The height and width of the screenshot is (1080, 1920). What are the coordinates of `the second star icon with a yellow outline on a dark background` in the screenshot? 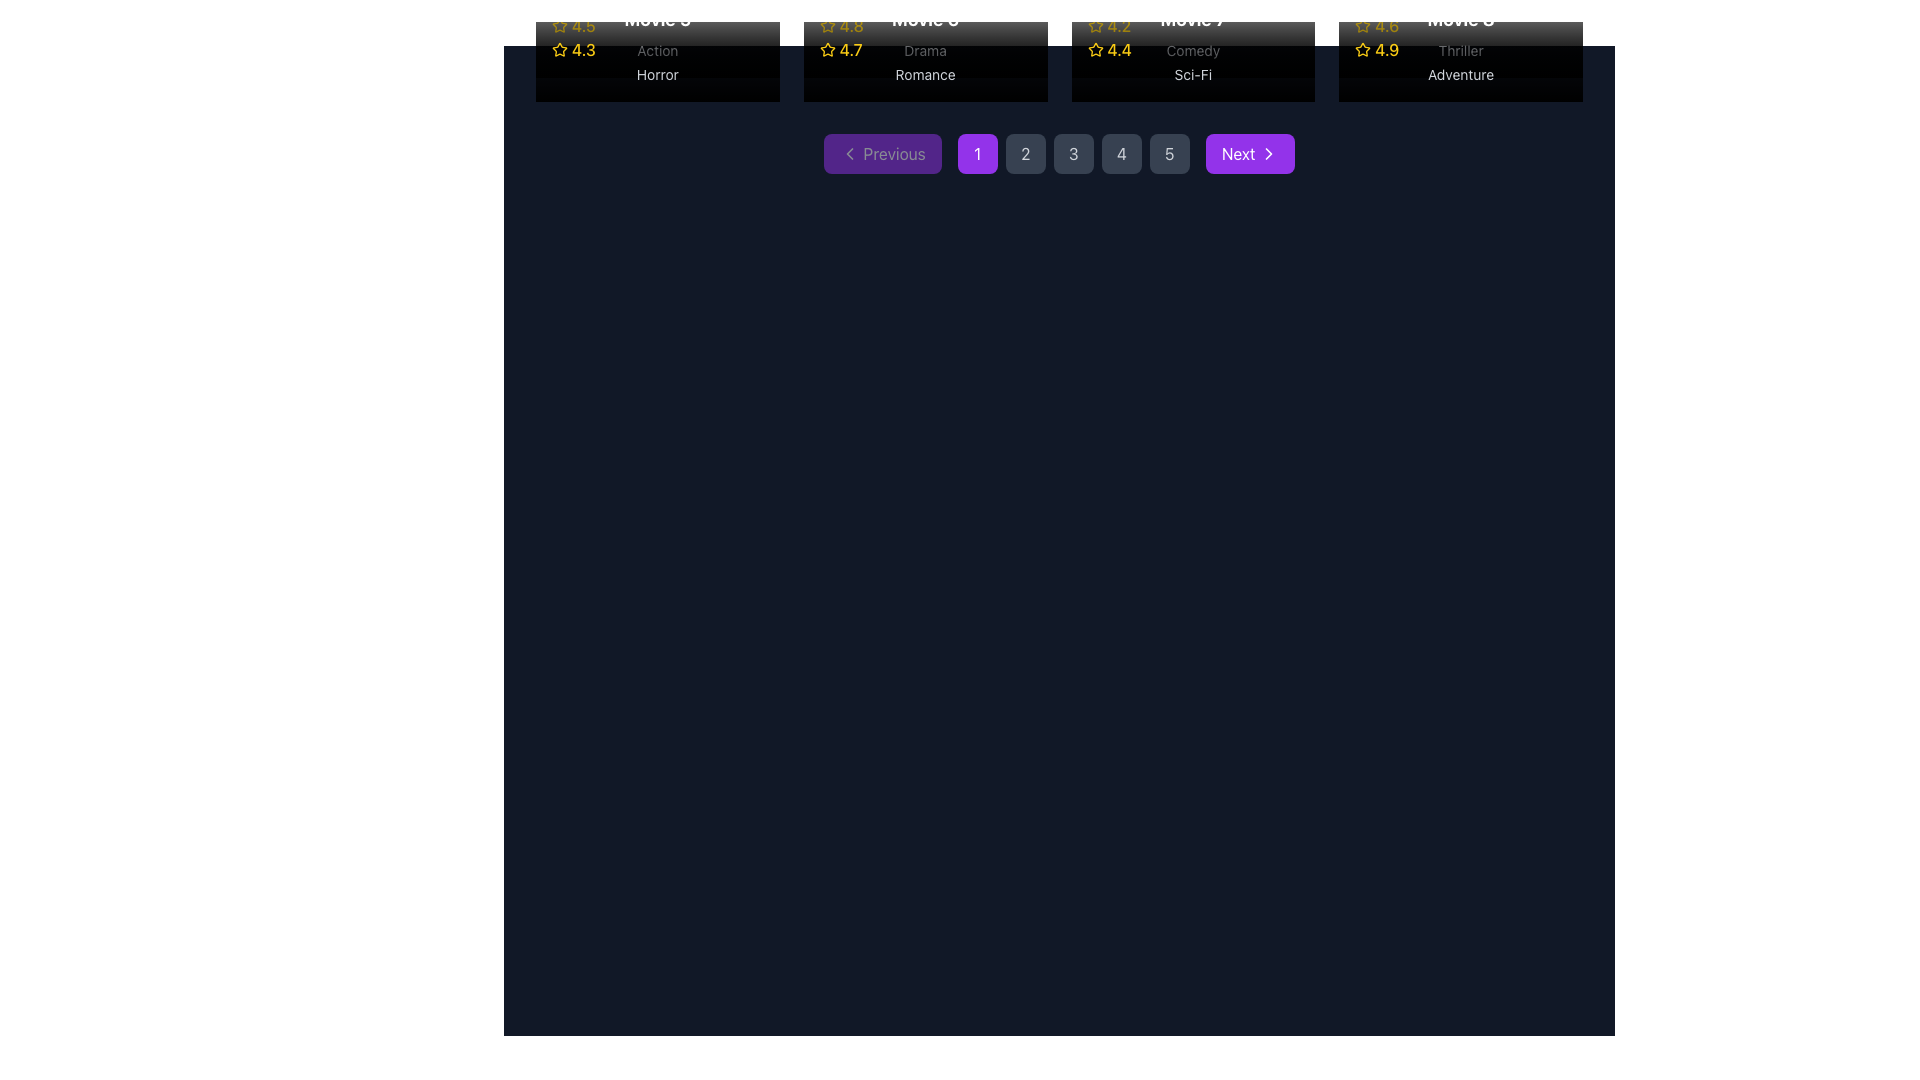 It's located at (827, 48).